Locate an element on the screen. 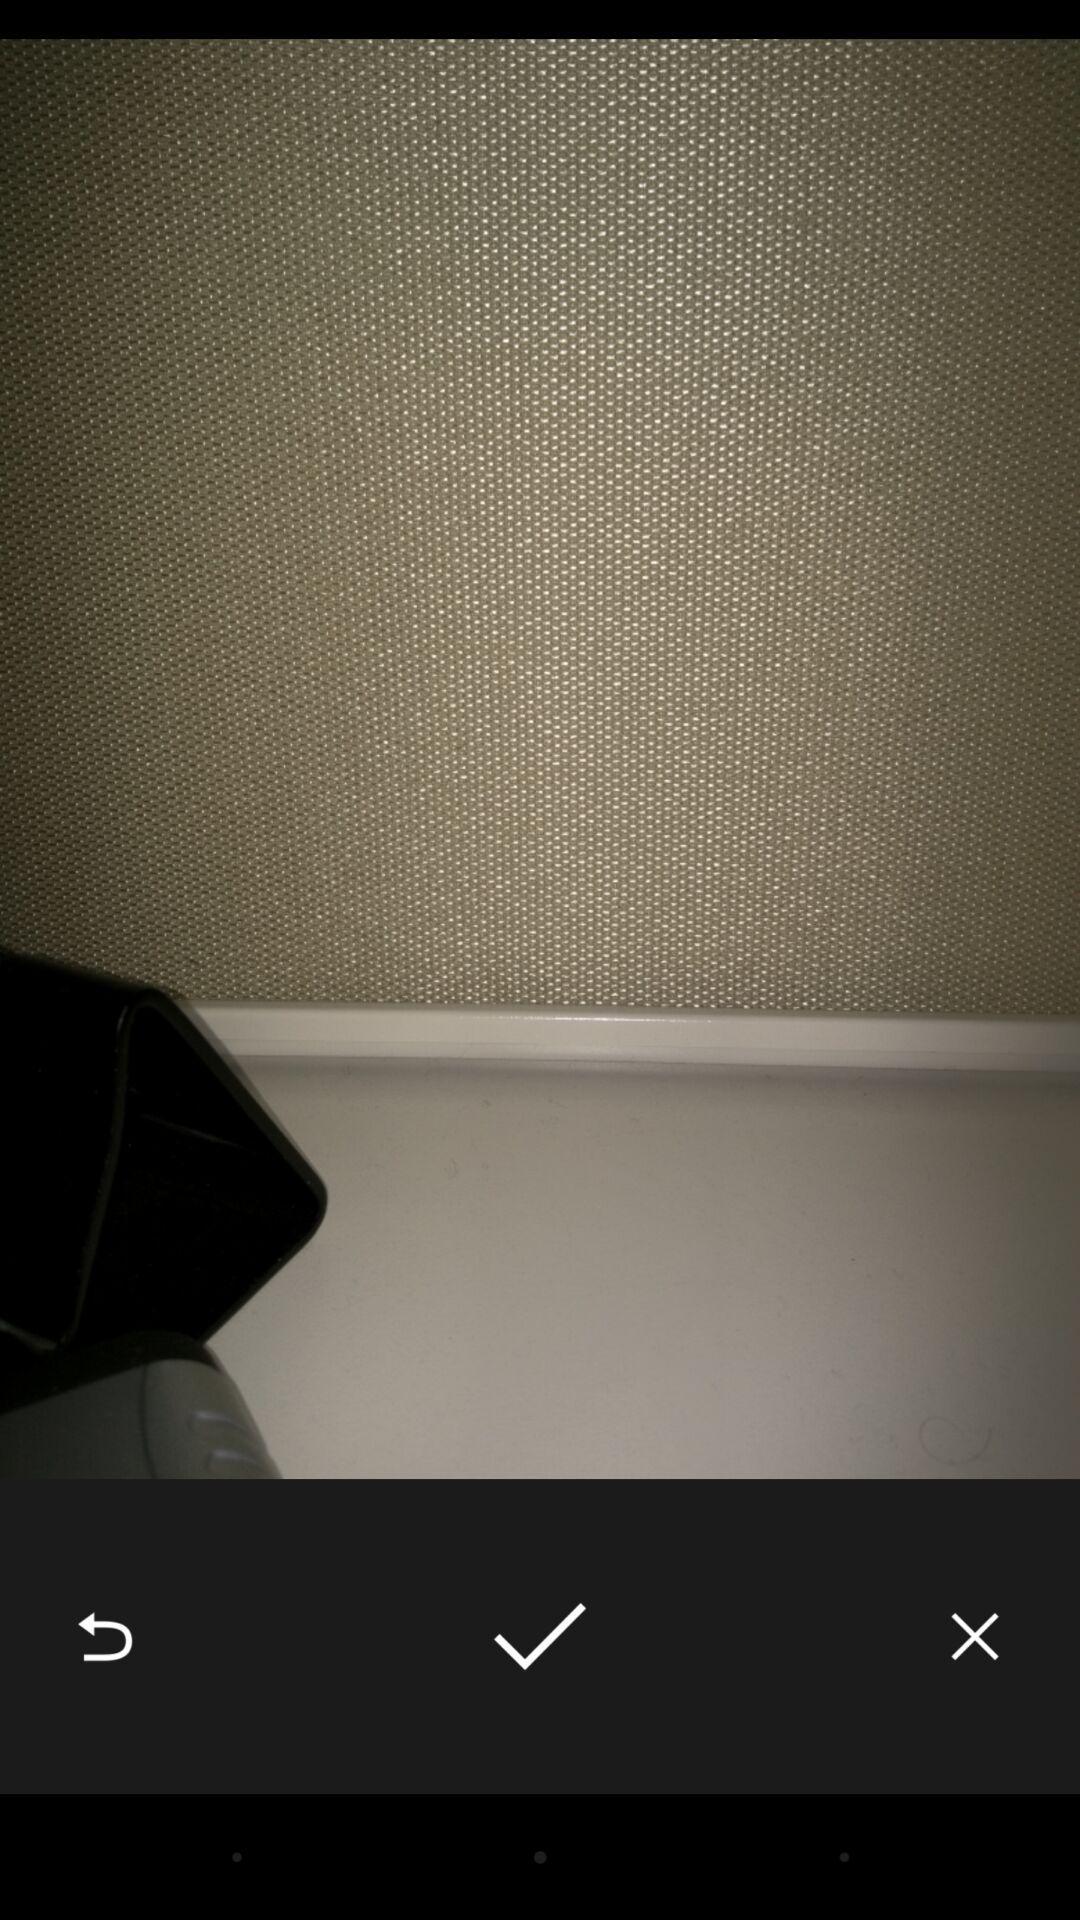 The height and width of the screenshot is (1920, 1080). the item at the bottom right corner is located at coordinates (974, 1636).